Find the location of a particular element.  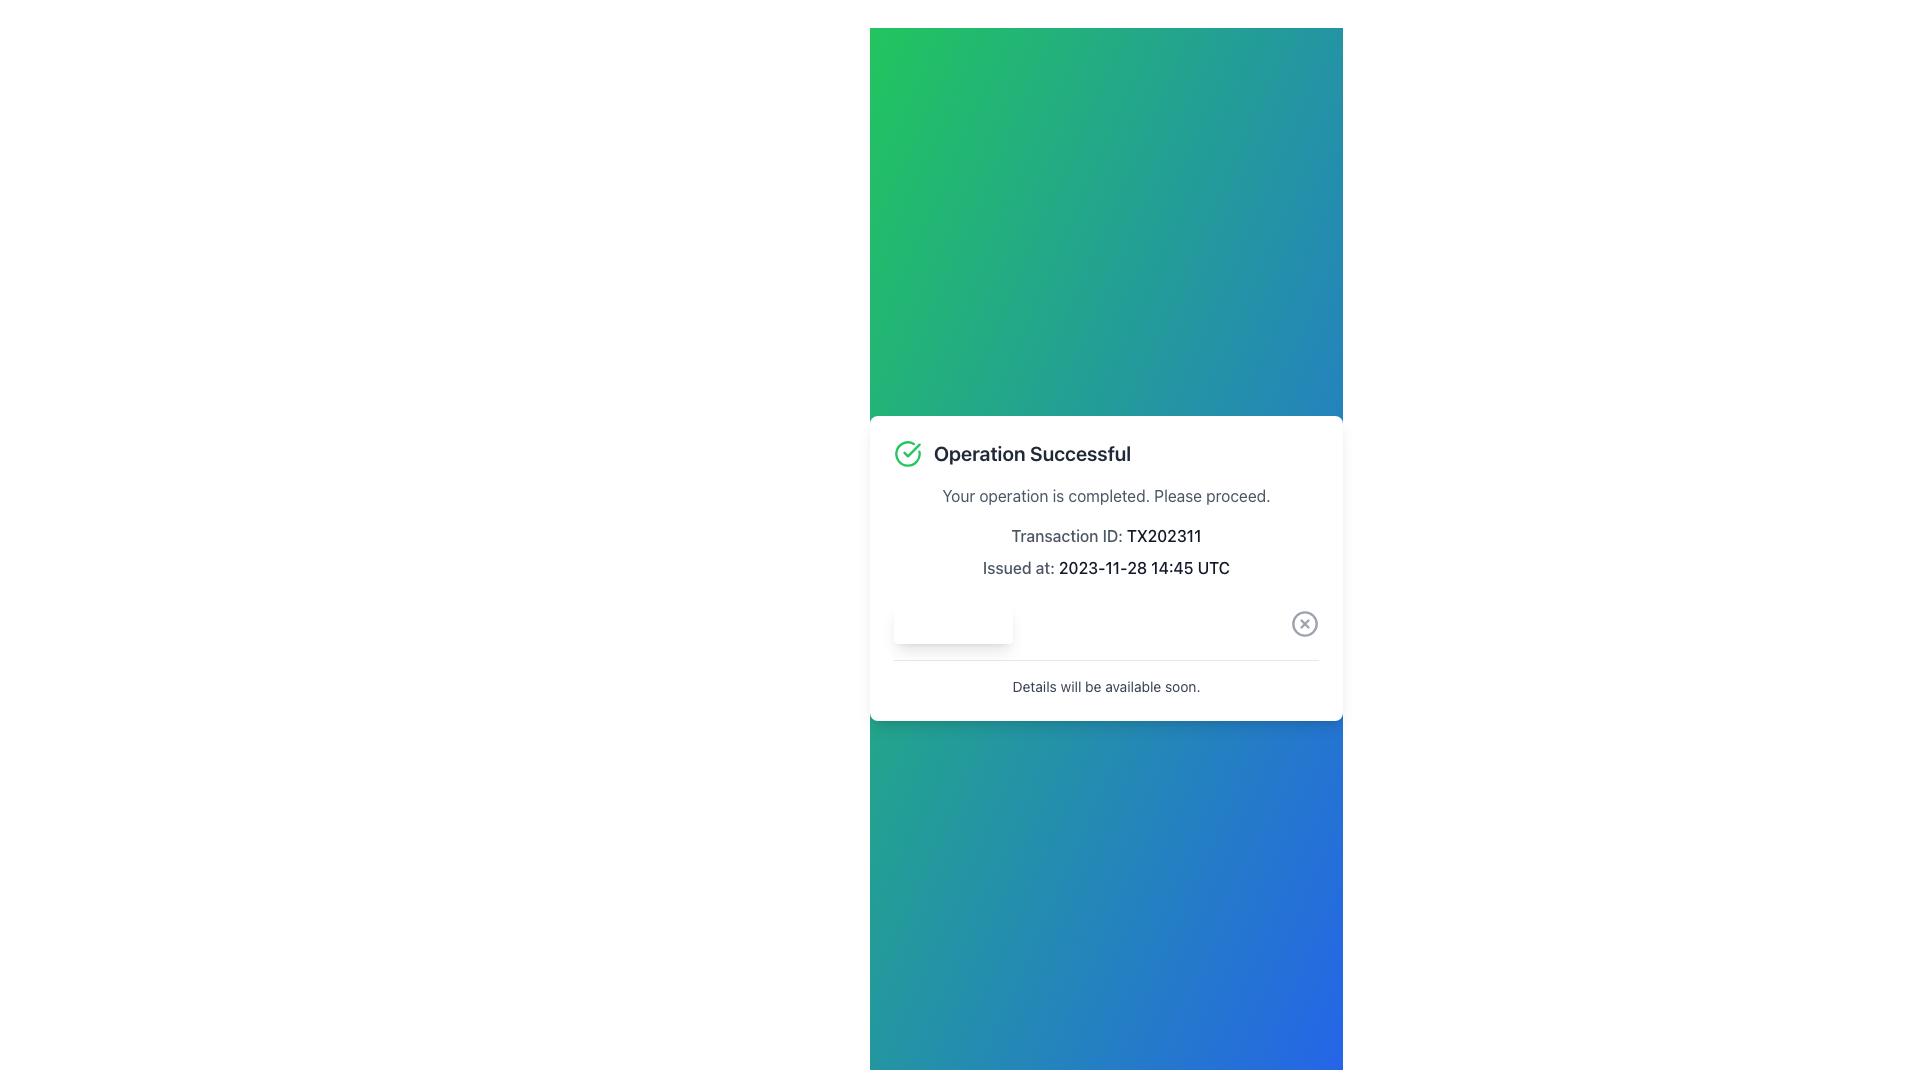

the static success message label located to the right of the green checkmark icon in the notification card is located at coordinates (1032, 453).